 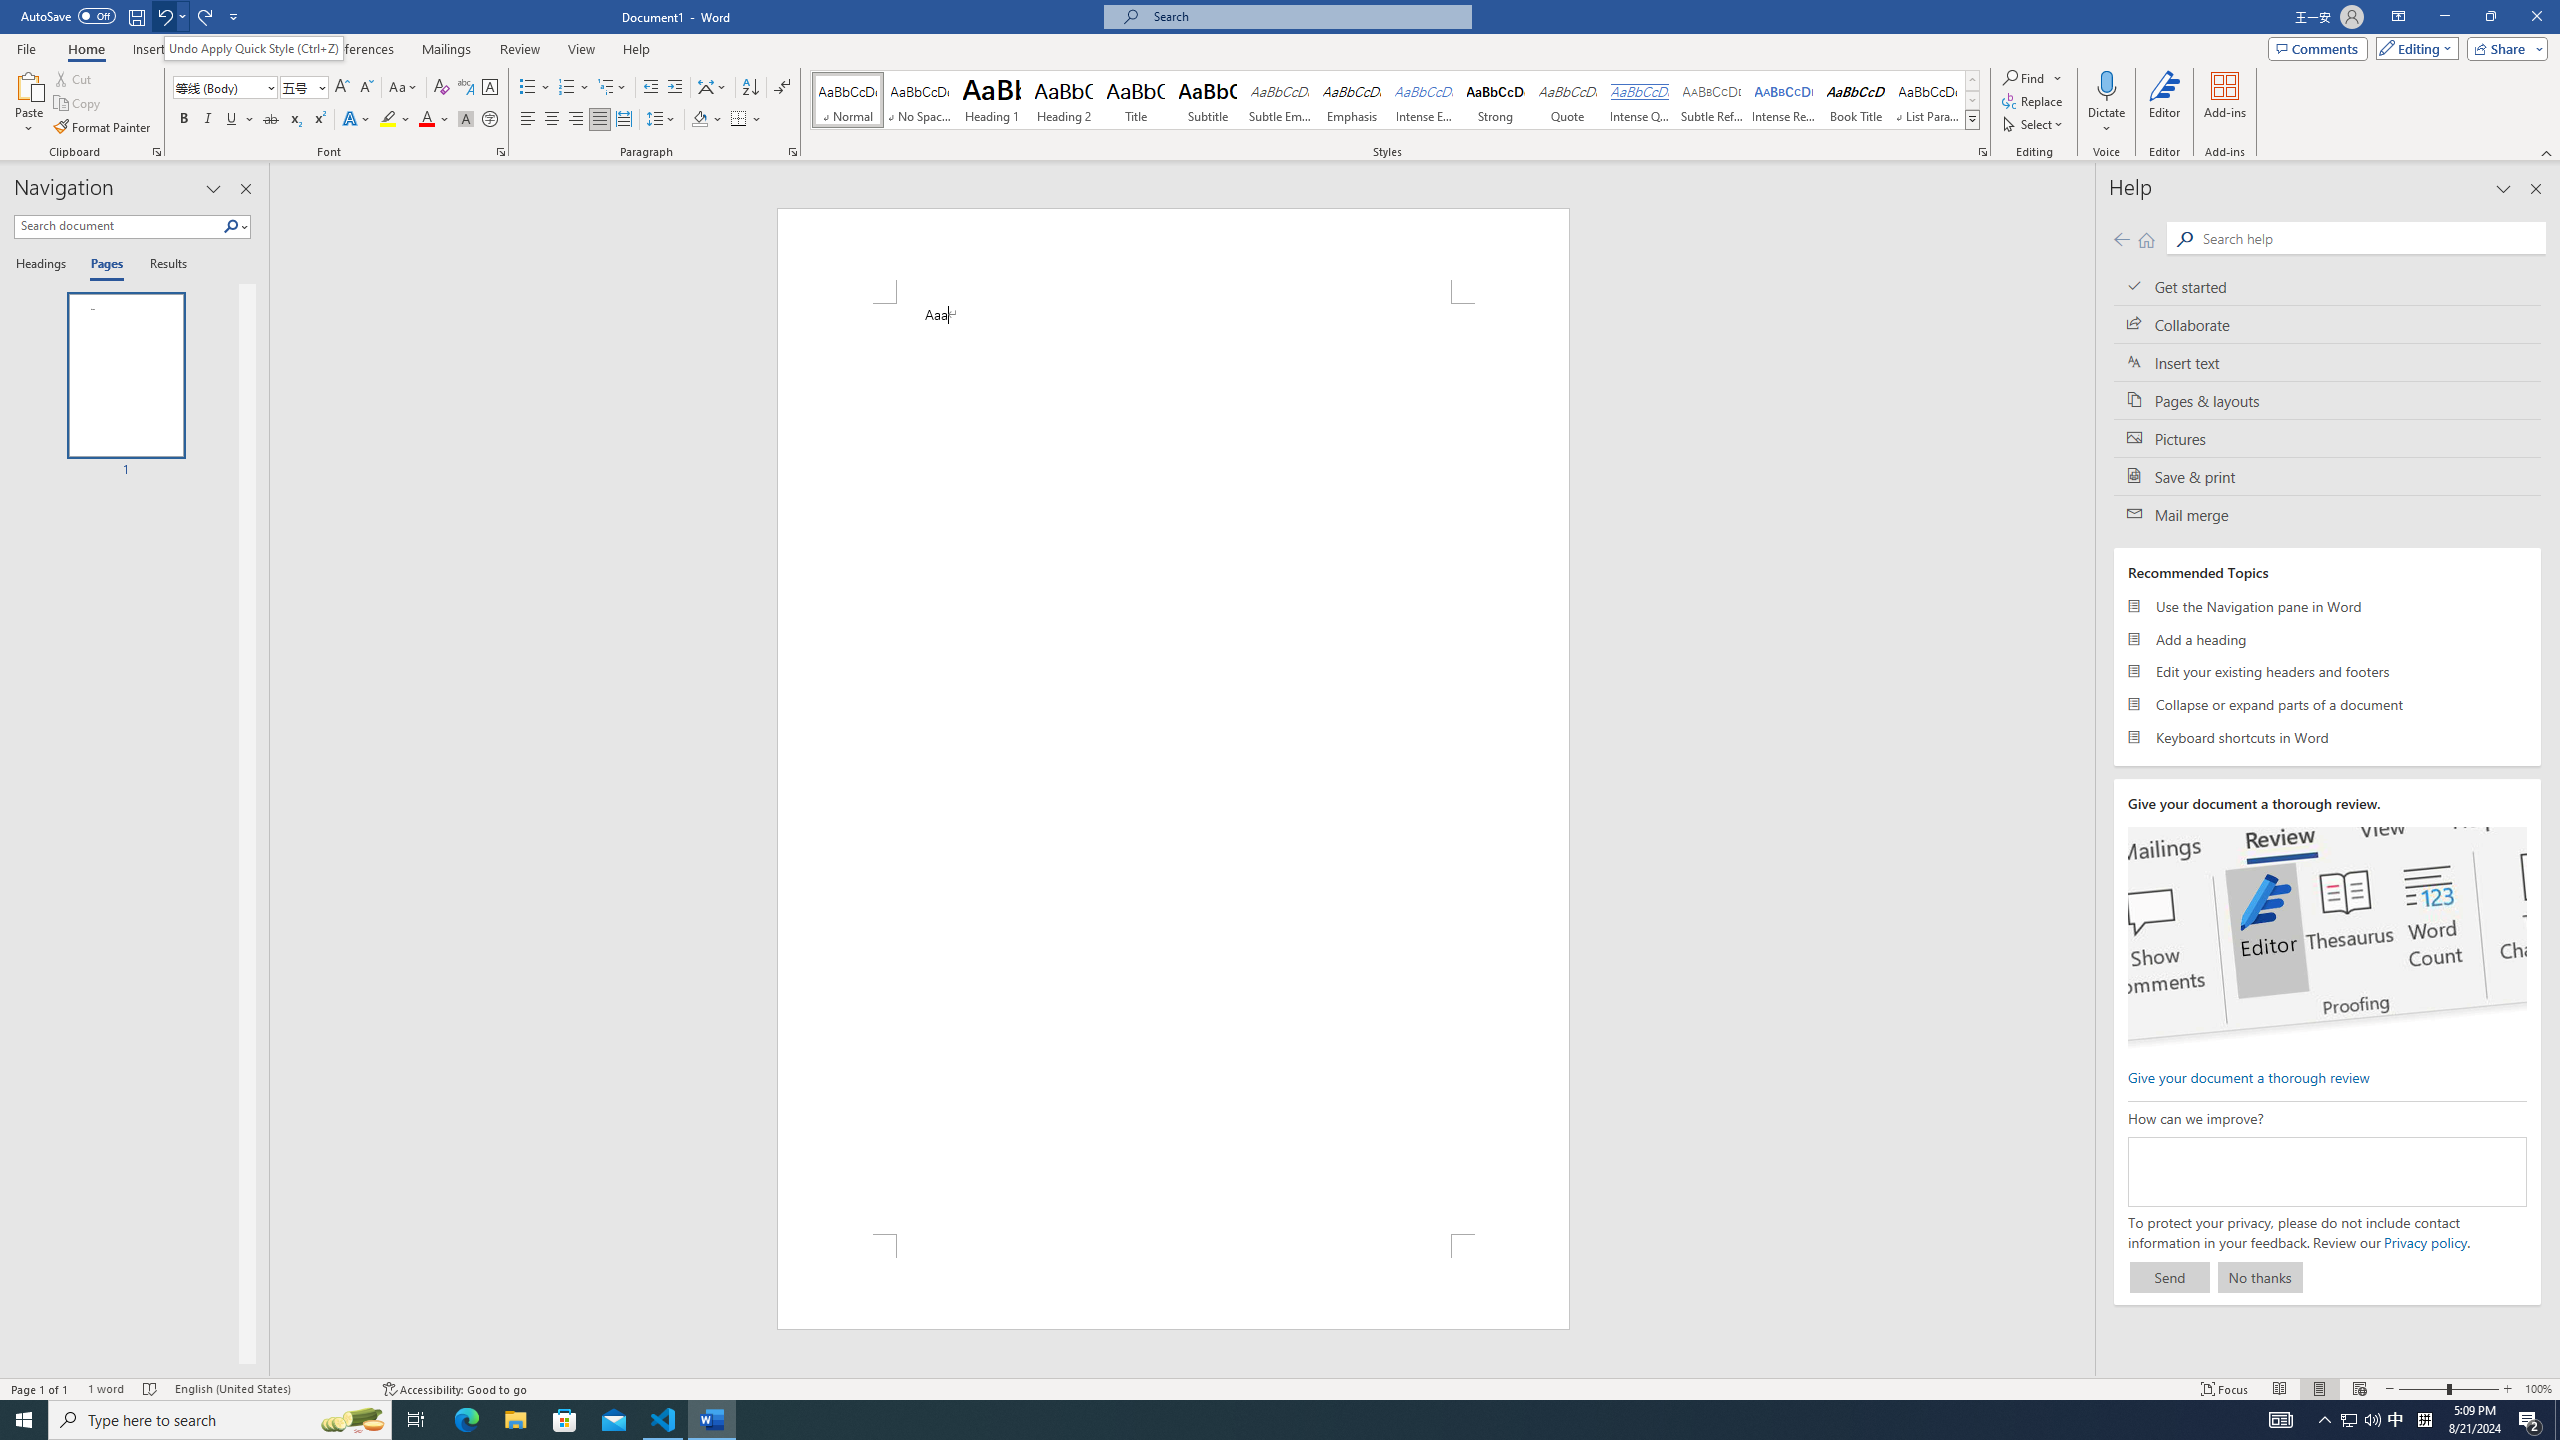 I want to click on 'Accessibility Checker Accessibility: Good to go', so click(x=453, y=1389).